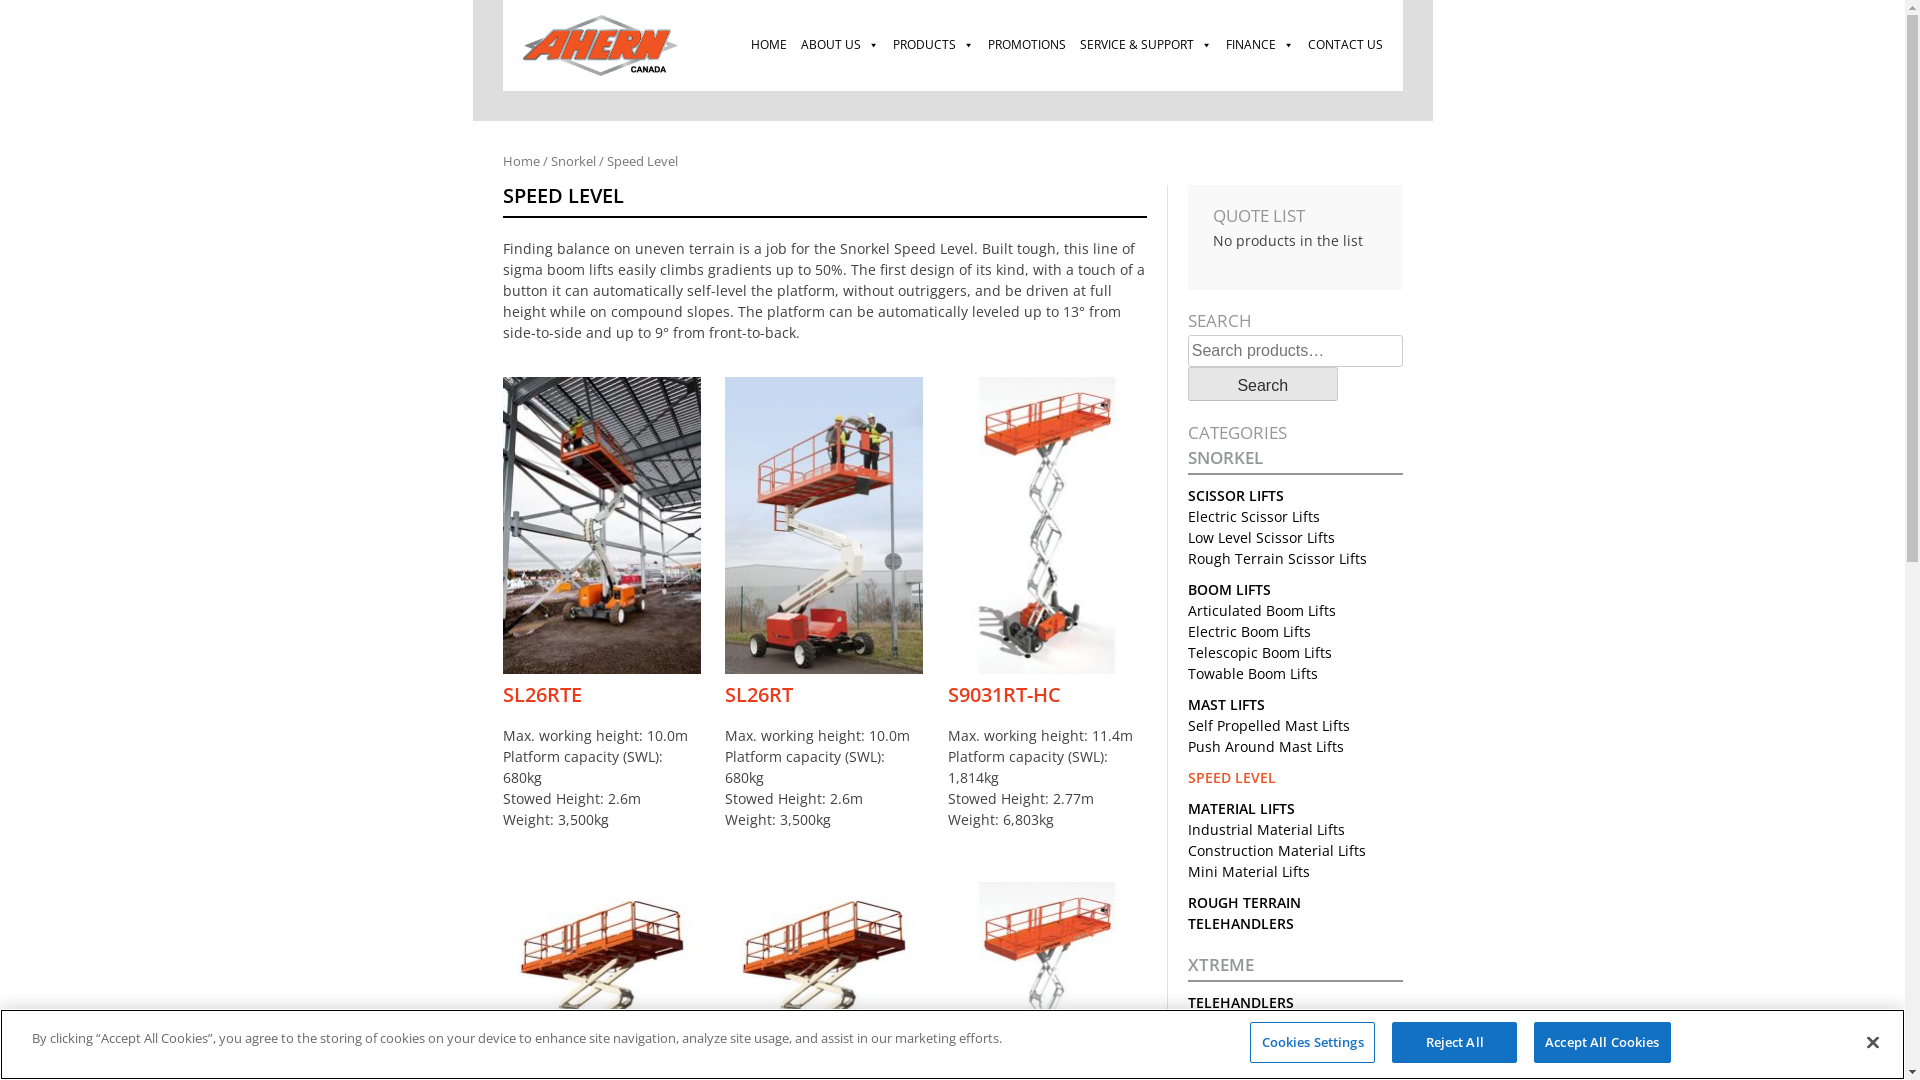  Describe the element at coordinates (1188, 515) in the screenshot. I see `'Electric Scissor Lifts'` at that location.